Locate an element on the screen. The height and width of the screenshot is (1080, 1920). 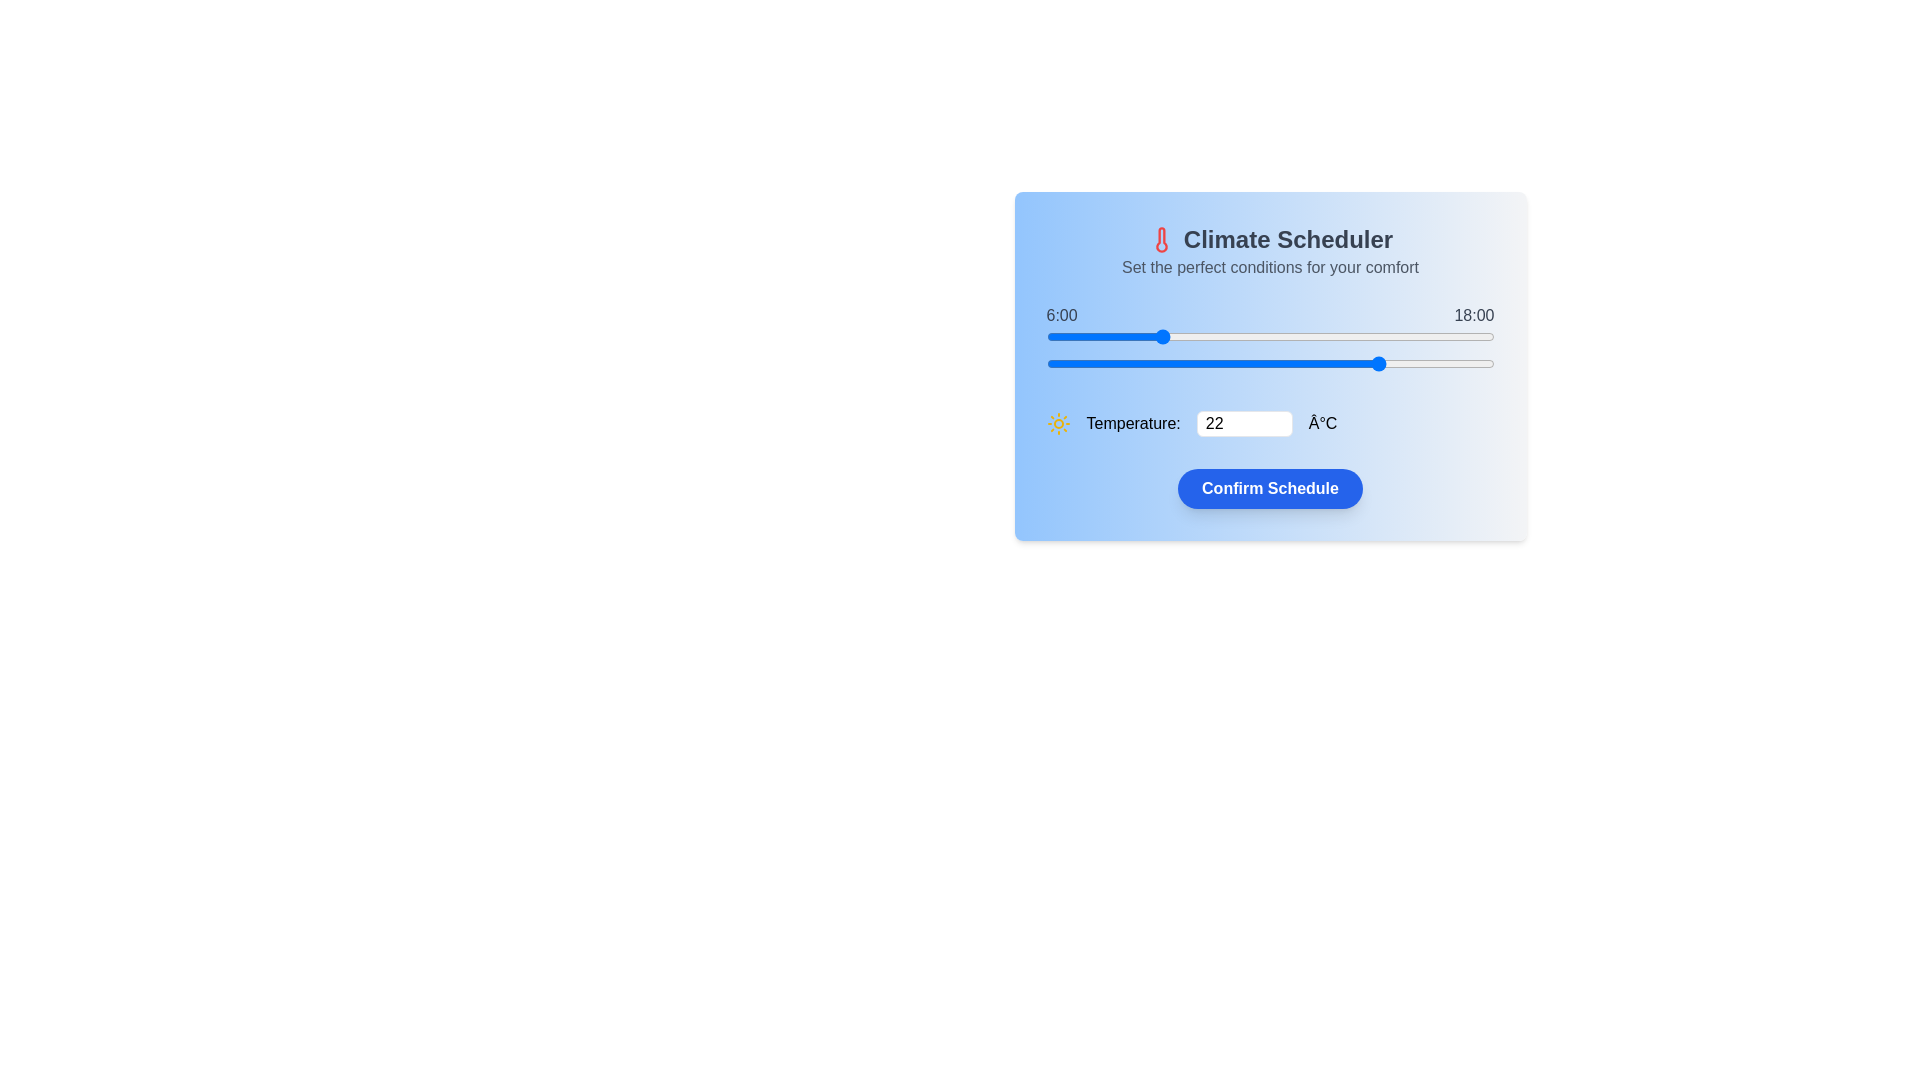
the time on the slider is located at coordinates (1289, 335).